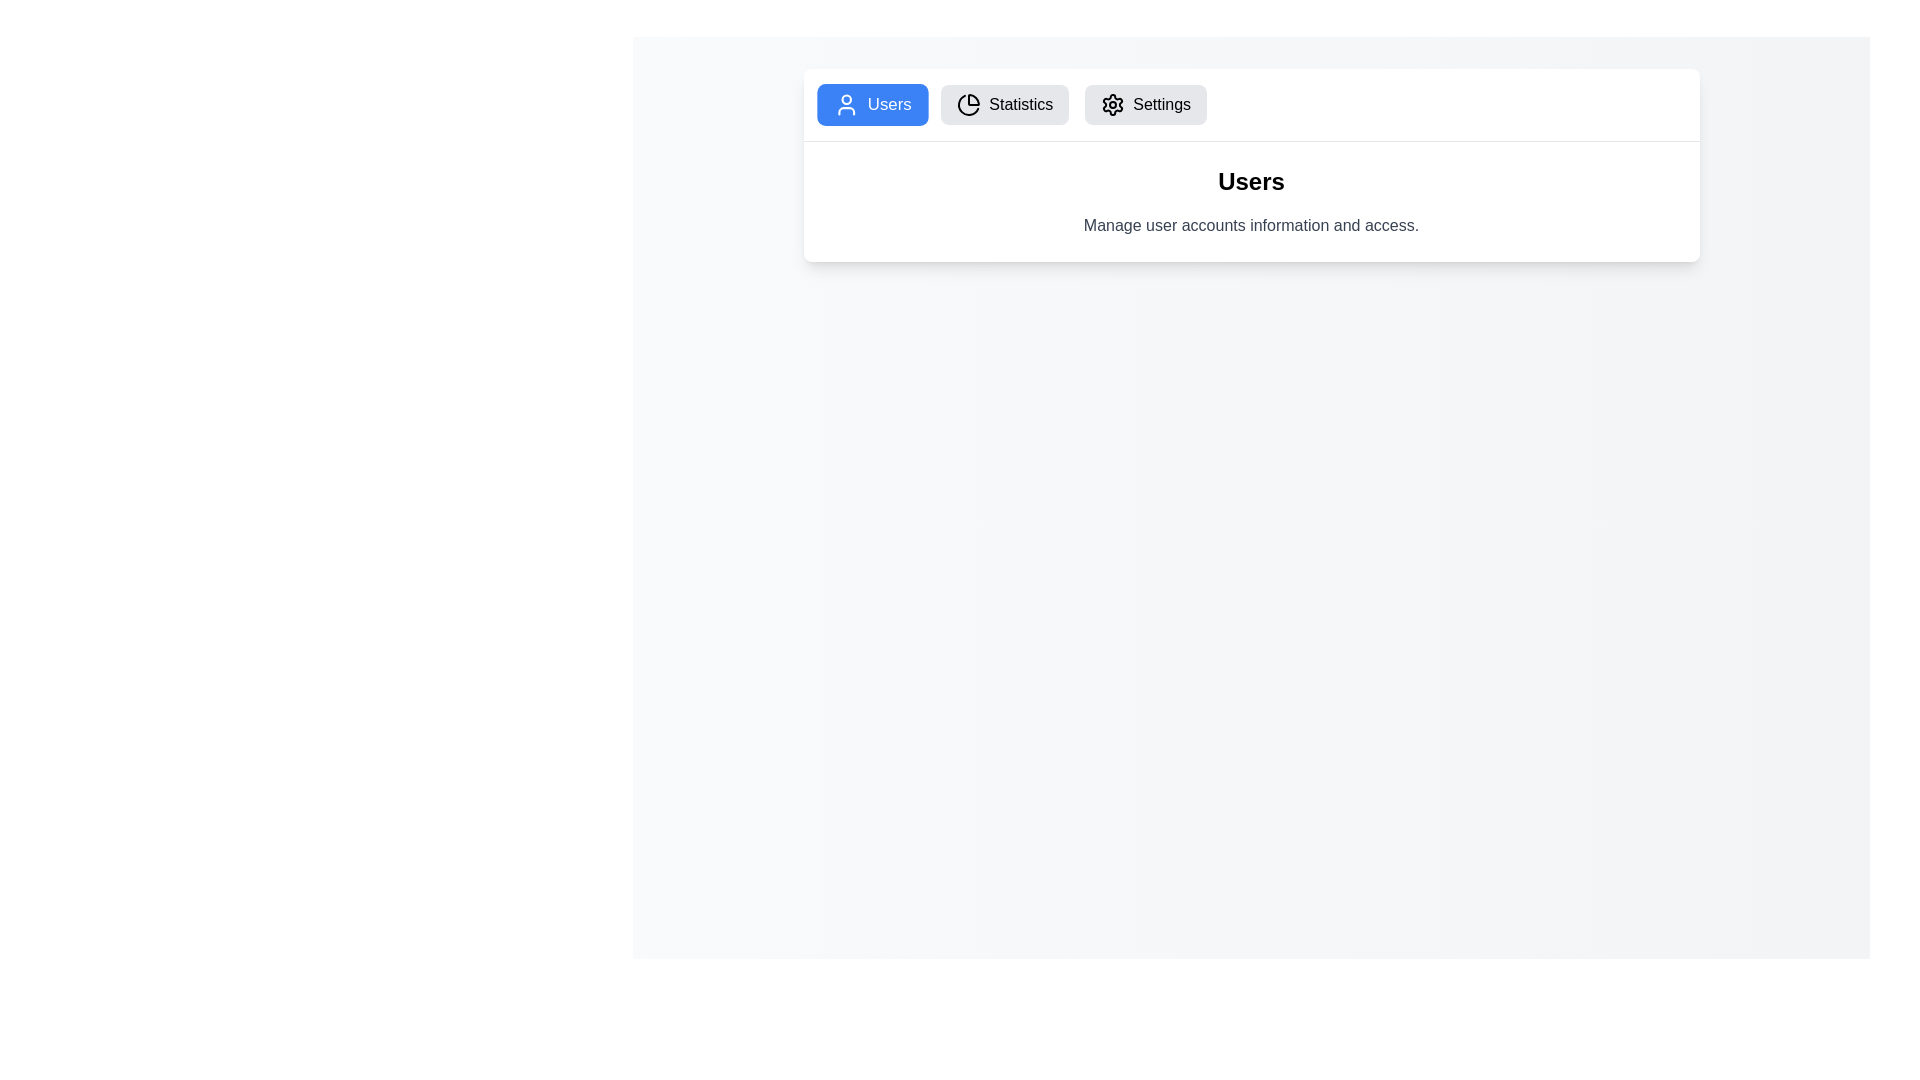 This screenshot has width=1920, height=1080. Describe the element at coordinates (845, 104) in the screenshot. I see `the user icon located to the left of the text in the 'Users' button, which has a blue background and white text` at that location.